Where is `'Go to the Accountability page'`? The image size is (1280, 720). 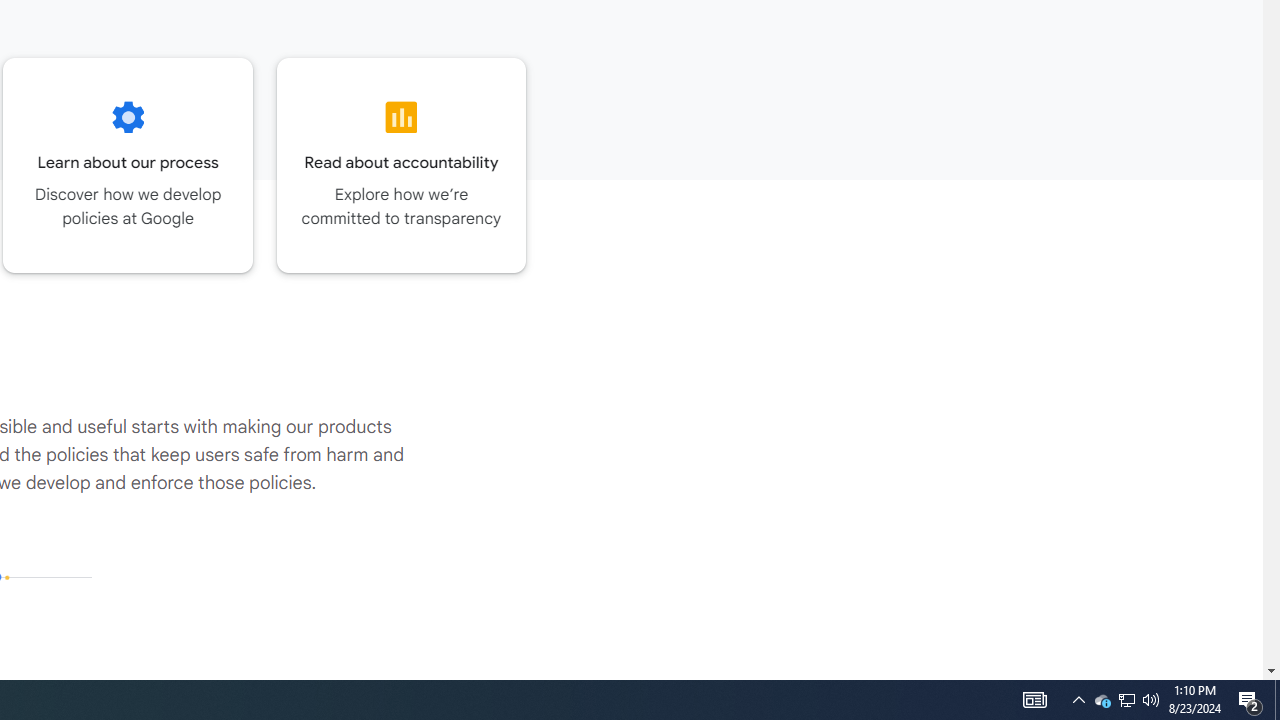 'Go to the Accountability page' is located at coordinates (400, 164).